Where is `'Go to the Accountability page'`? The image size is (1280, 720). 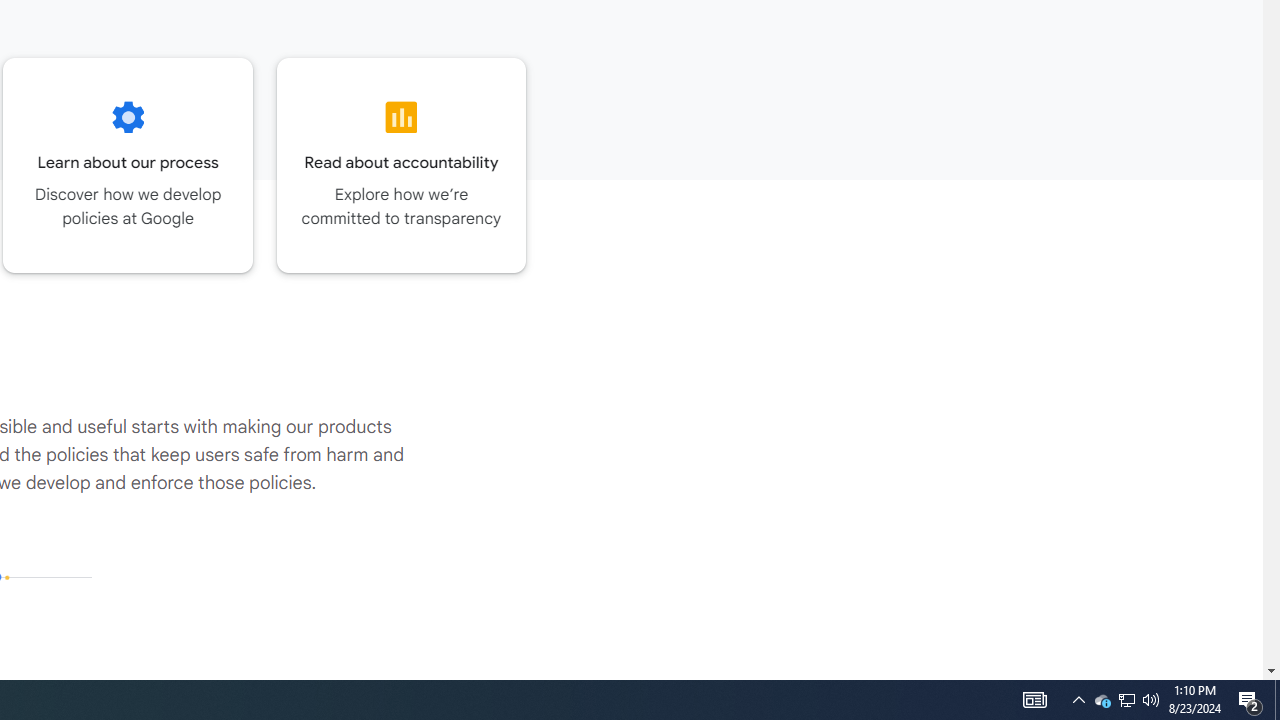 'Go to the Accountability page' is located at coordinates (400, 164).